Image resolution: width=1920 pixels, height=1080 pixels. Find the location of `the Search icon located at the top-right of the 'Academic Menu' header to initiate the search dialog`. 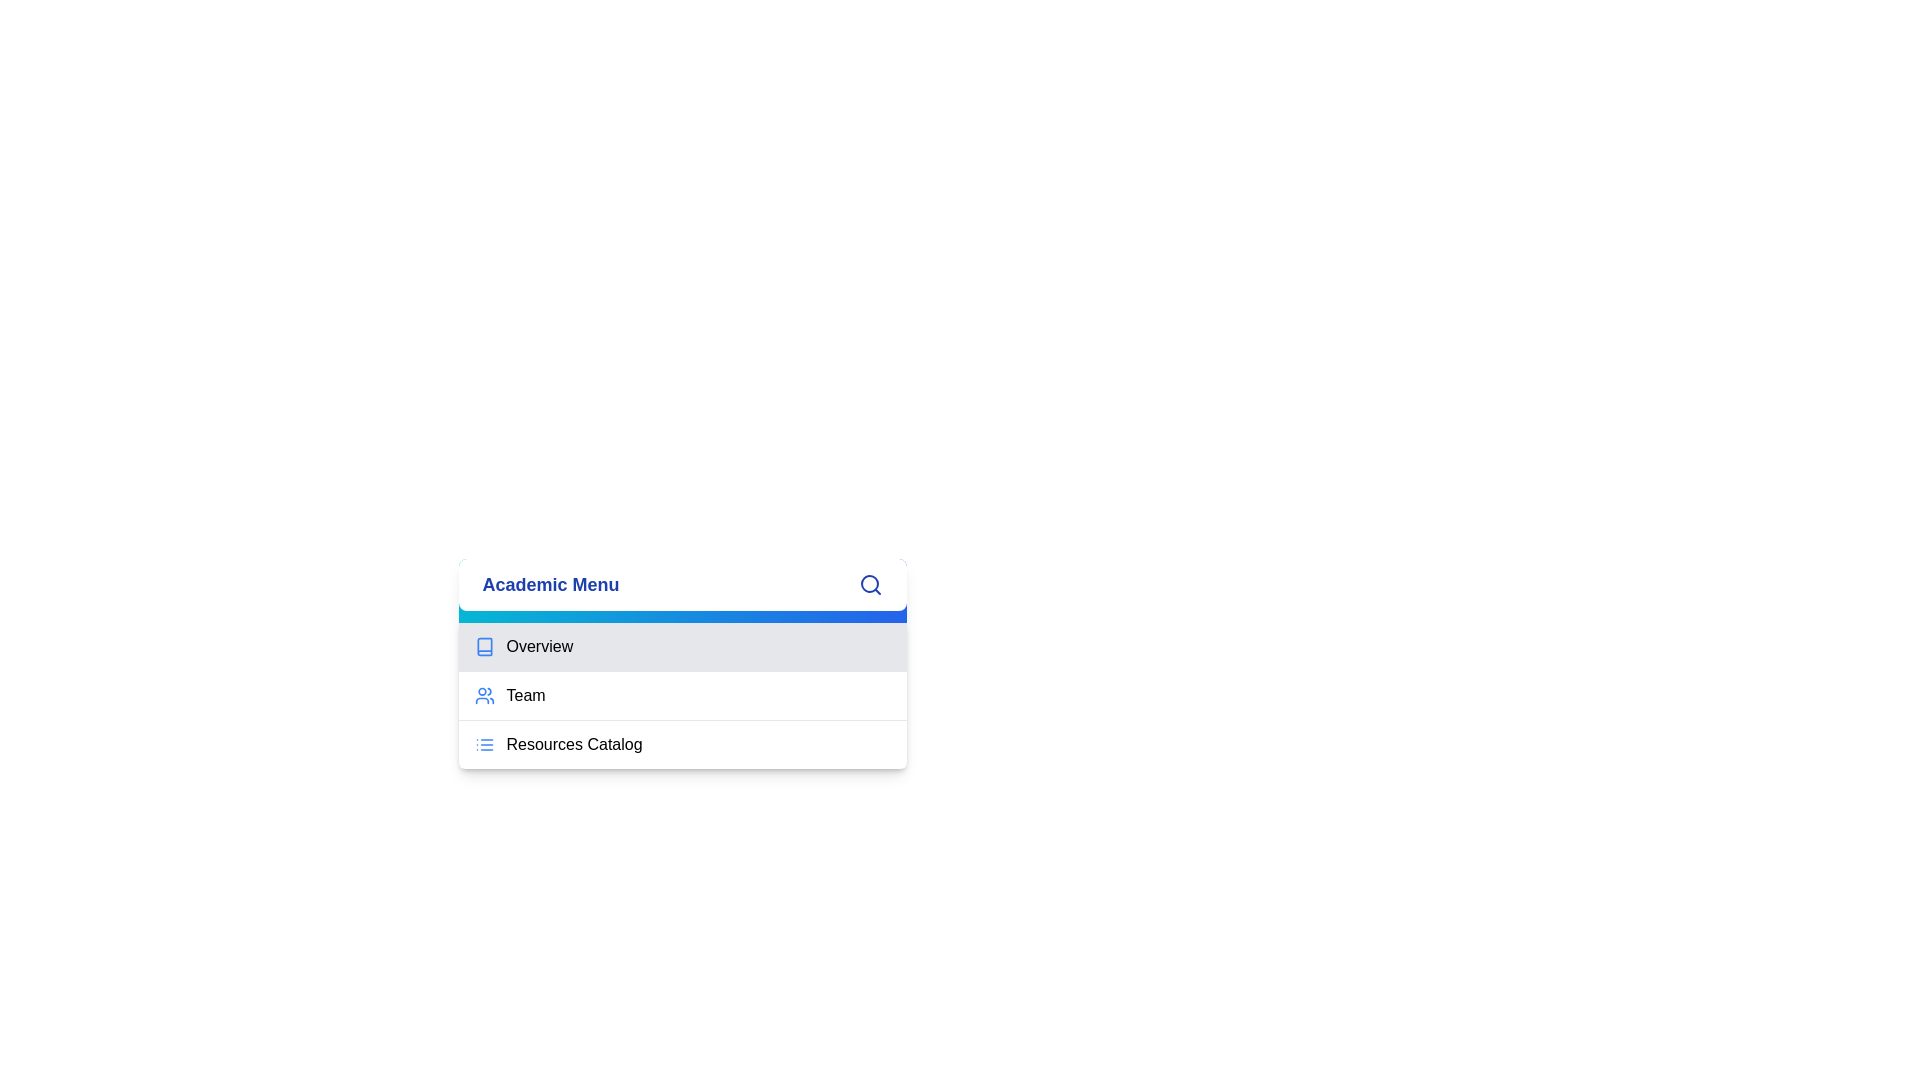

the Search icon located at the top-right of the 'Academic Menu' header to initiate the search dialog is located at coordinates (870, 585).